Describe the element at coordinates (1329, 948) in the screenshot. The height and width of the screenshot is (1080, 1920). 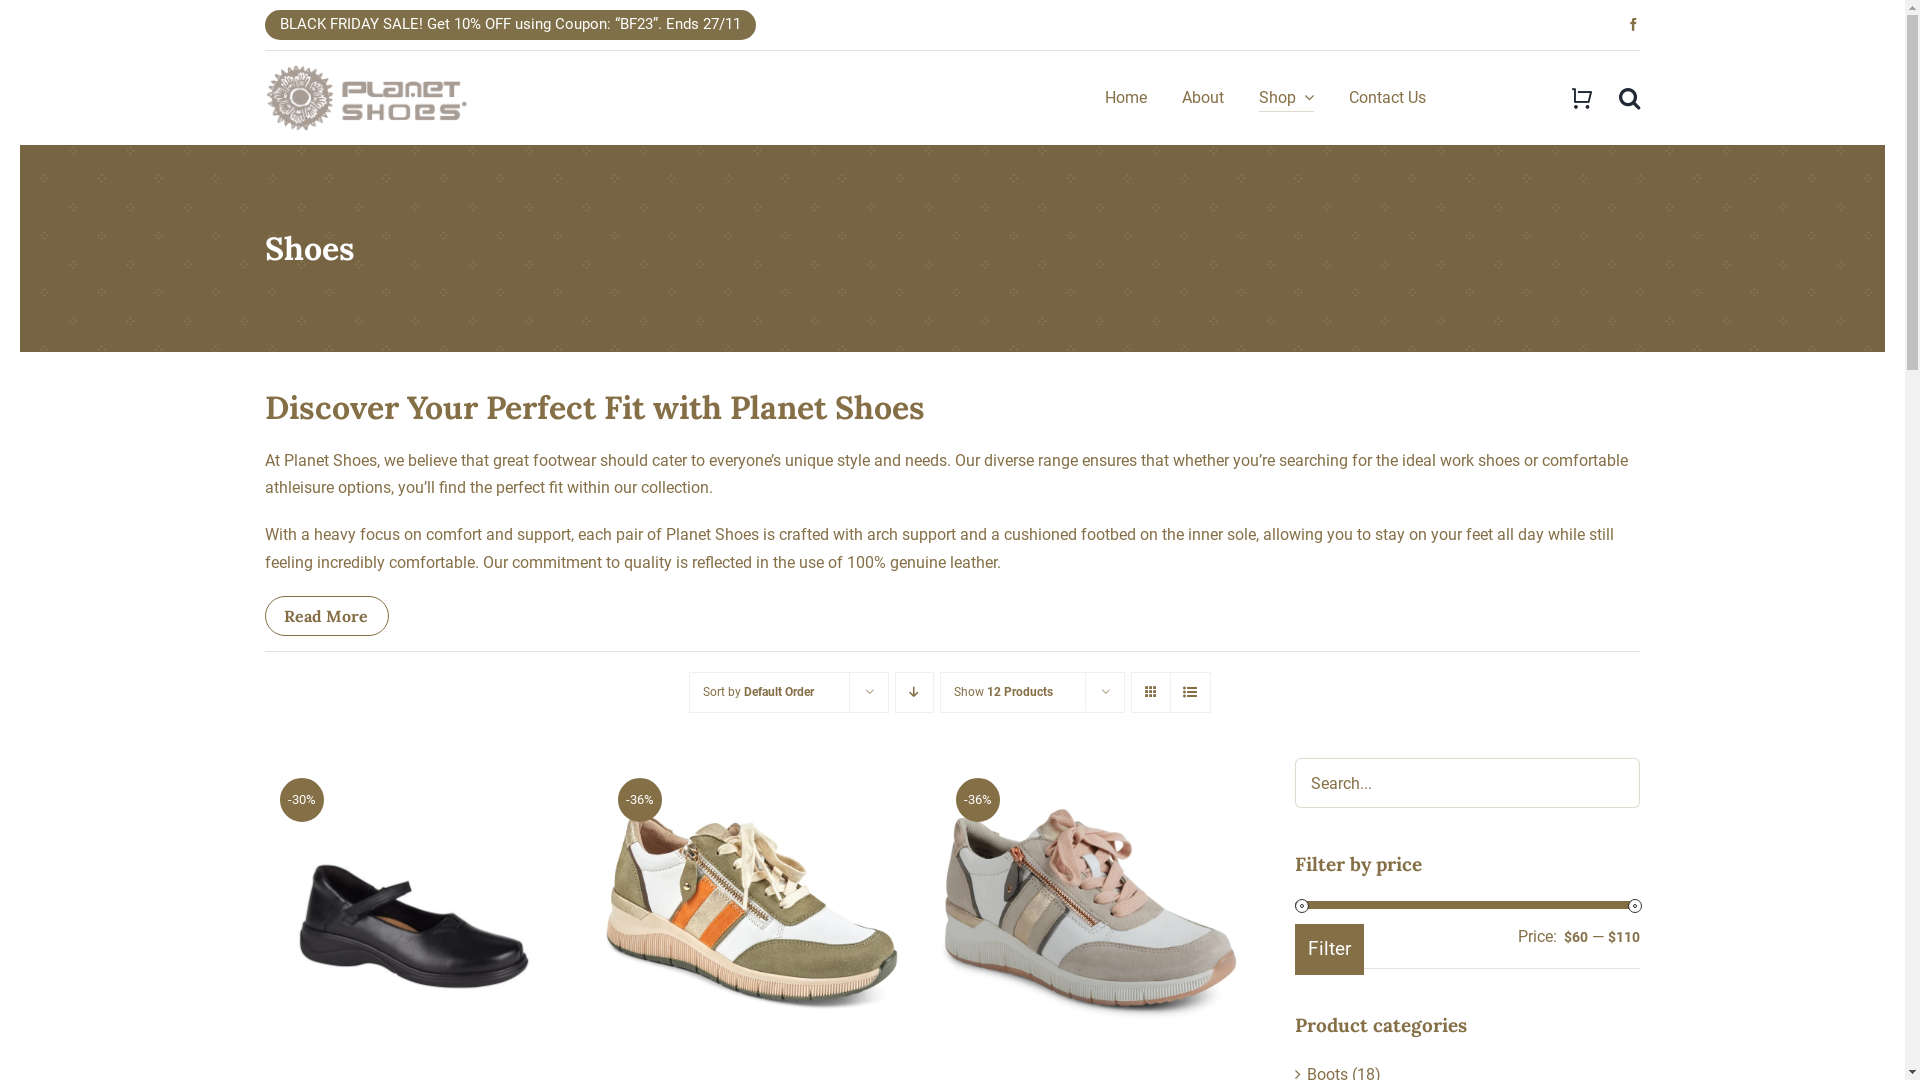
I see `'Filter'` at that location.